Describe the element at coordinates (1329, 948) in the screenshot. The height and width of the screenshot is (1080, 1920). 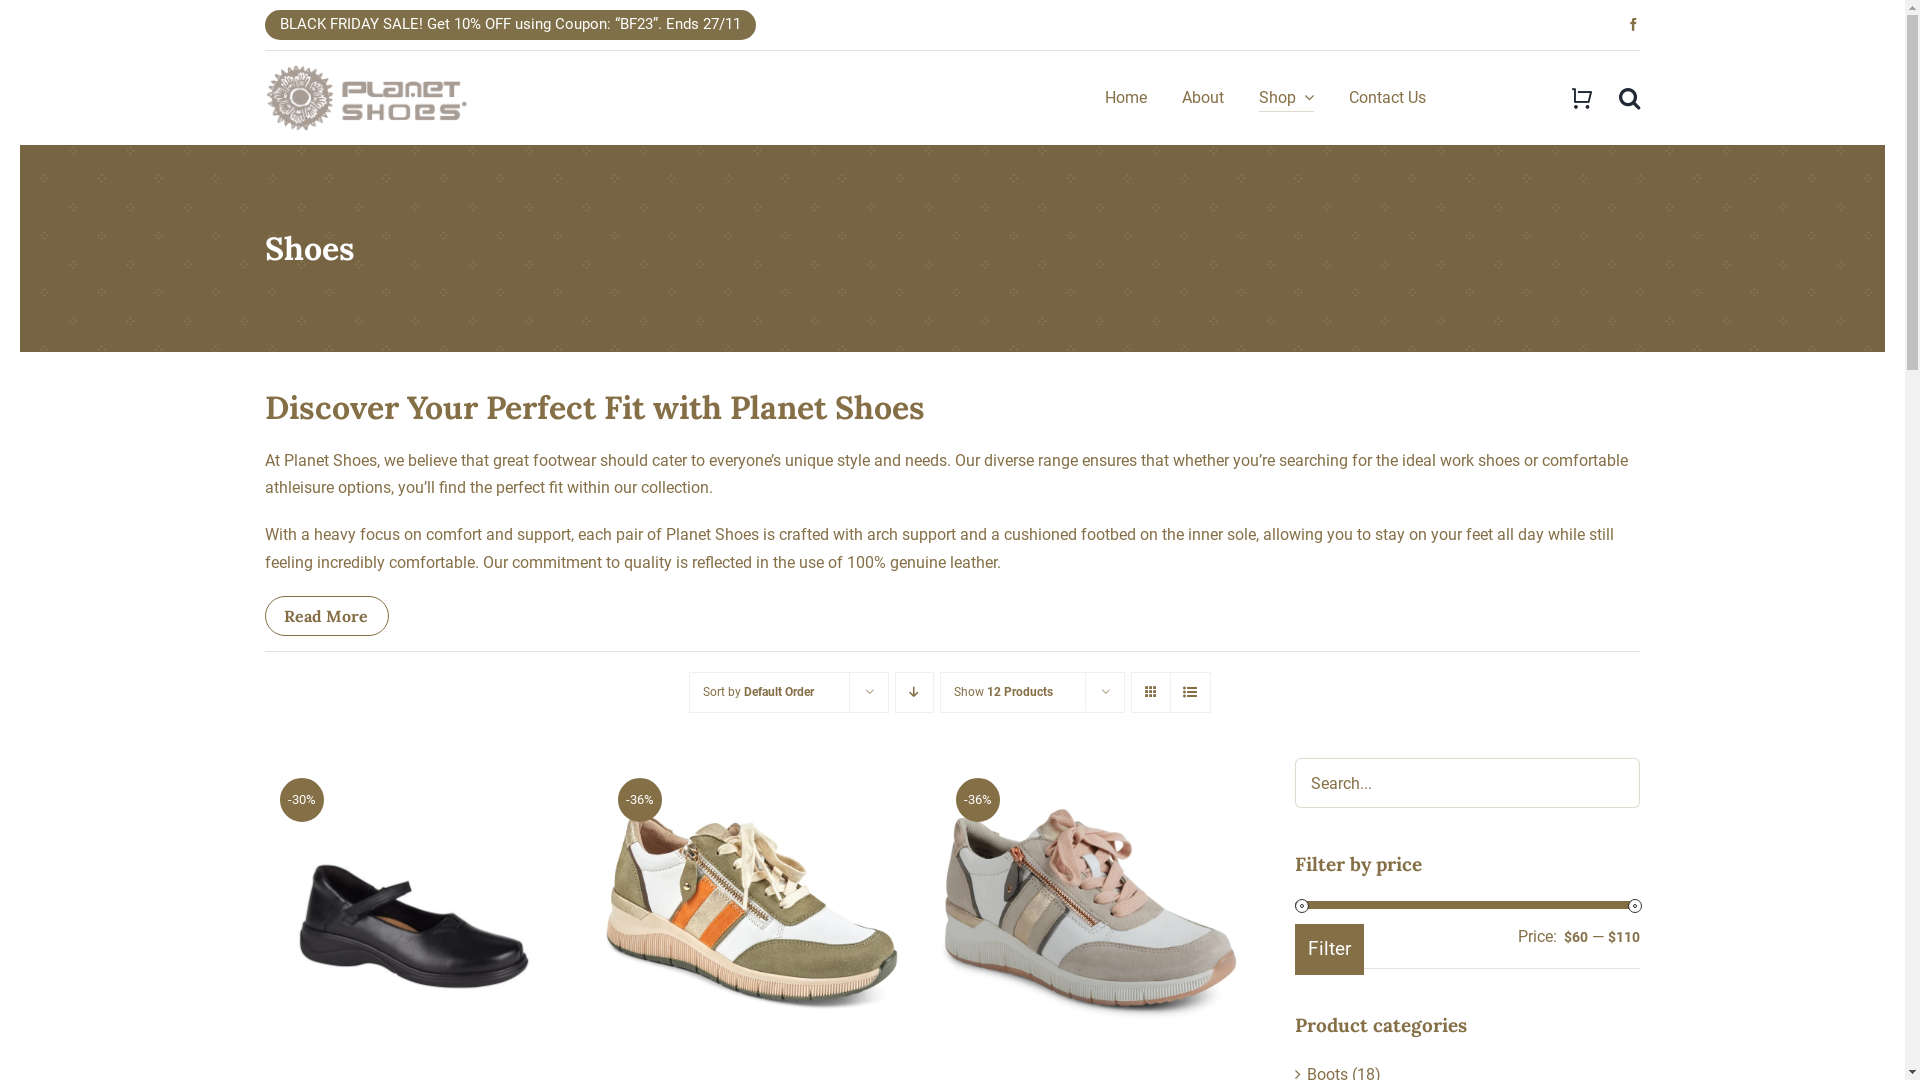
I see `'Filter'` at that location.